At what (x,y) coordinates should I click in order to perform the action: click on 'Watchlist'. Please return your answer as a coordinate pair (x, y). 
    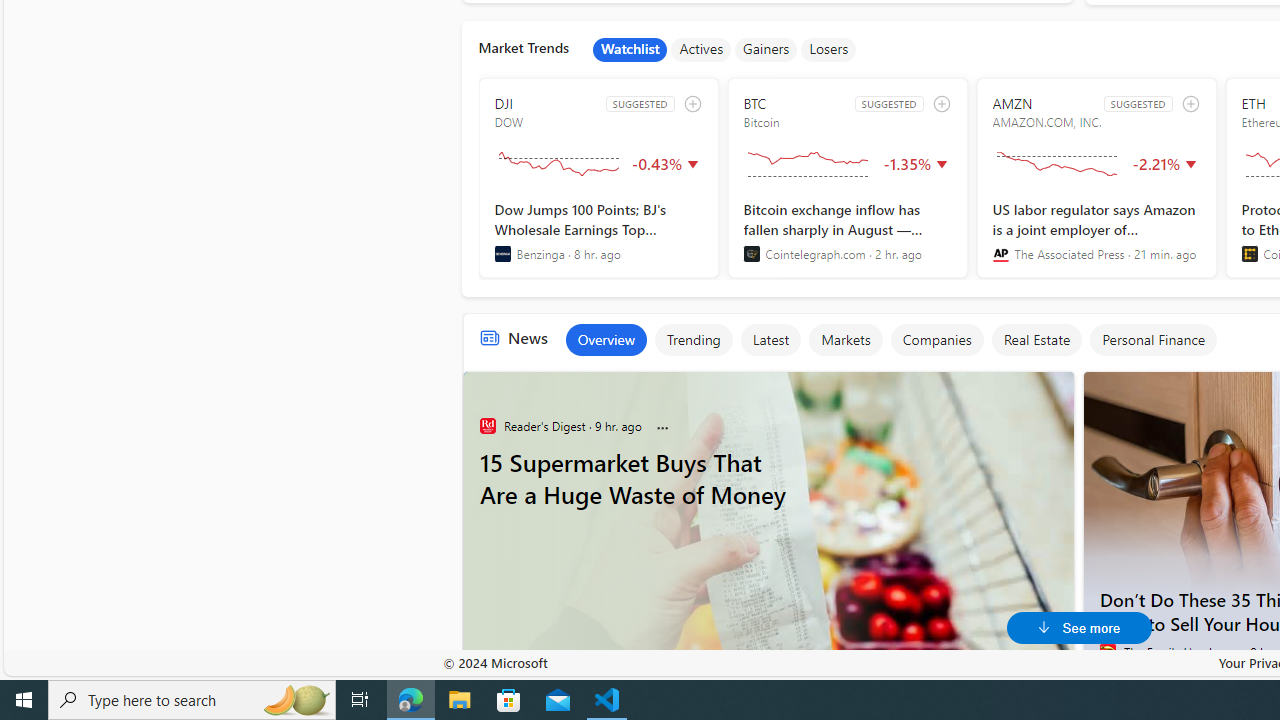
    Looking at the image, I should click on (629, 49).